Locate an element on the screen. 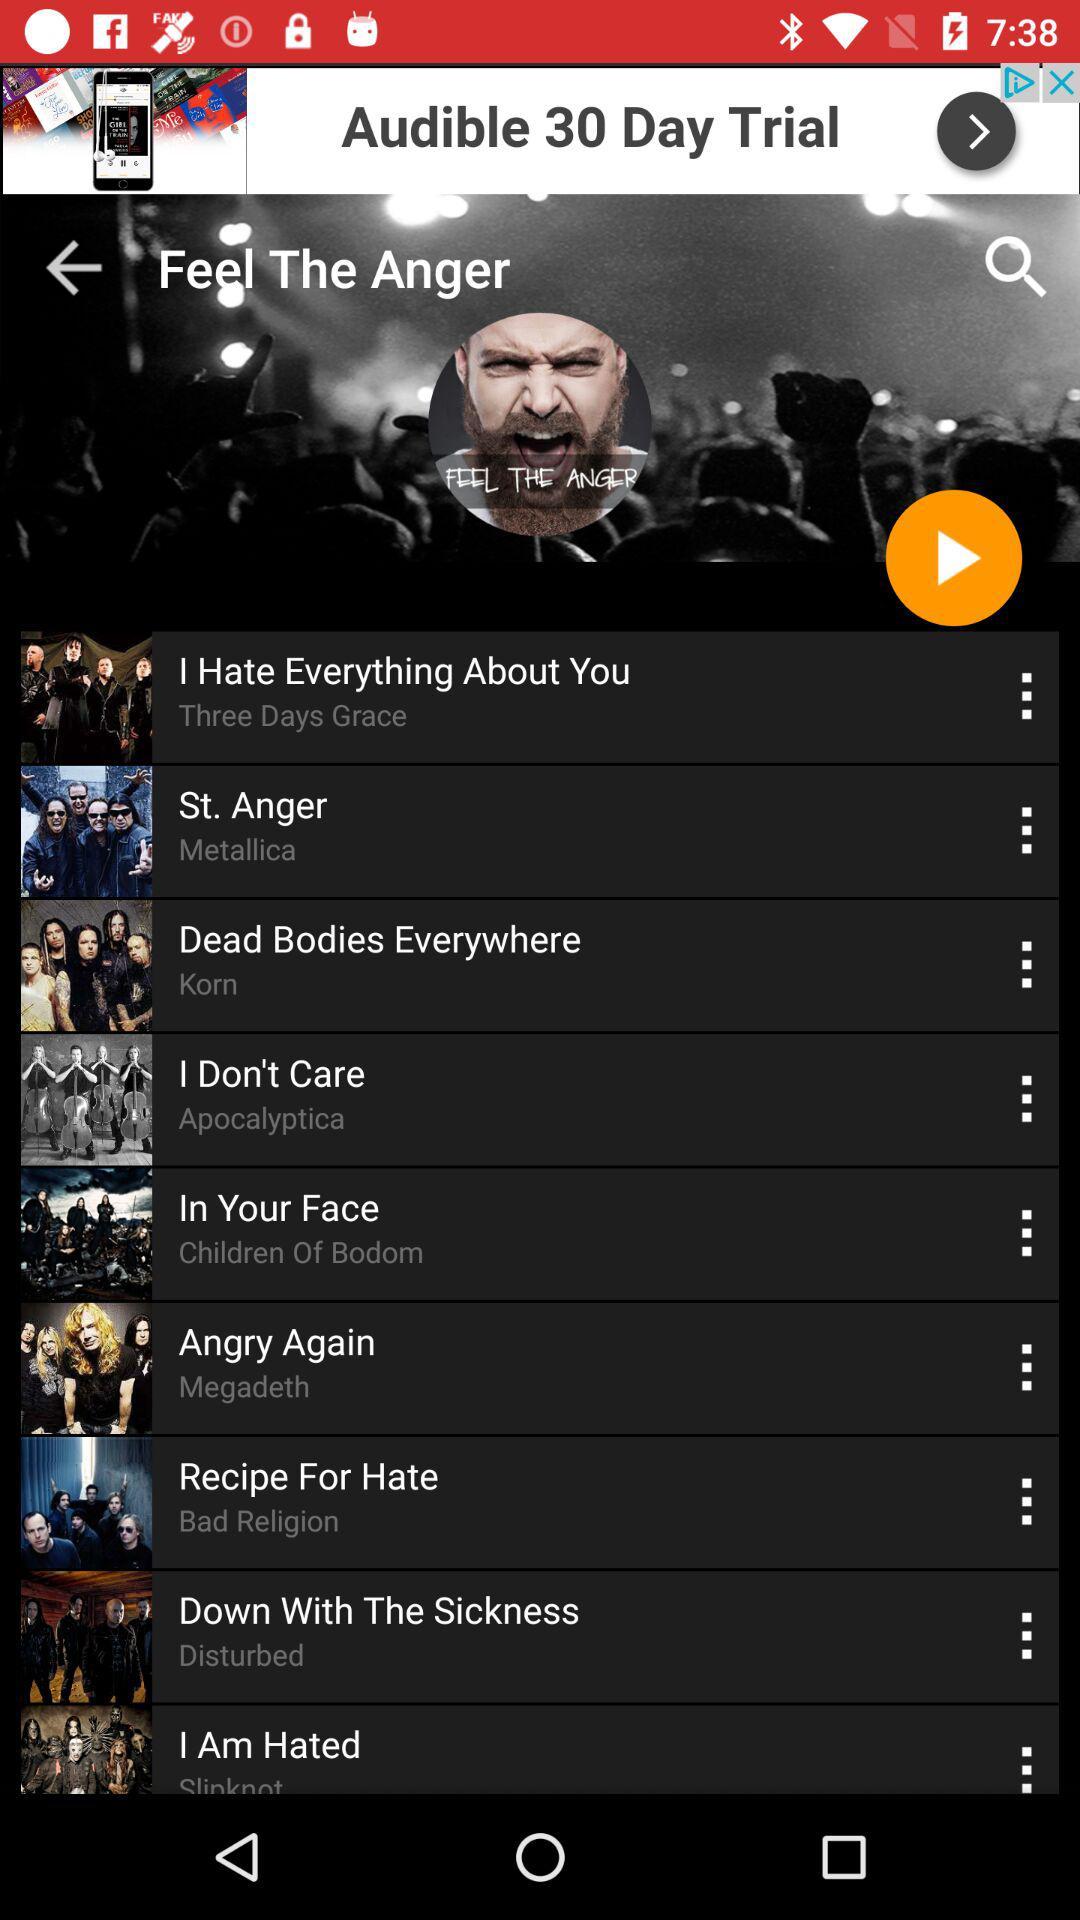  the option menu which is beside the st anger is located at coordinates (1027, 831).